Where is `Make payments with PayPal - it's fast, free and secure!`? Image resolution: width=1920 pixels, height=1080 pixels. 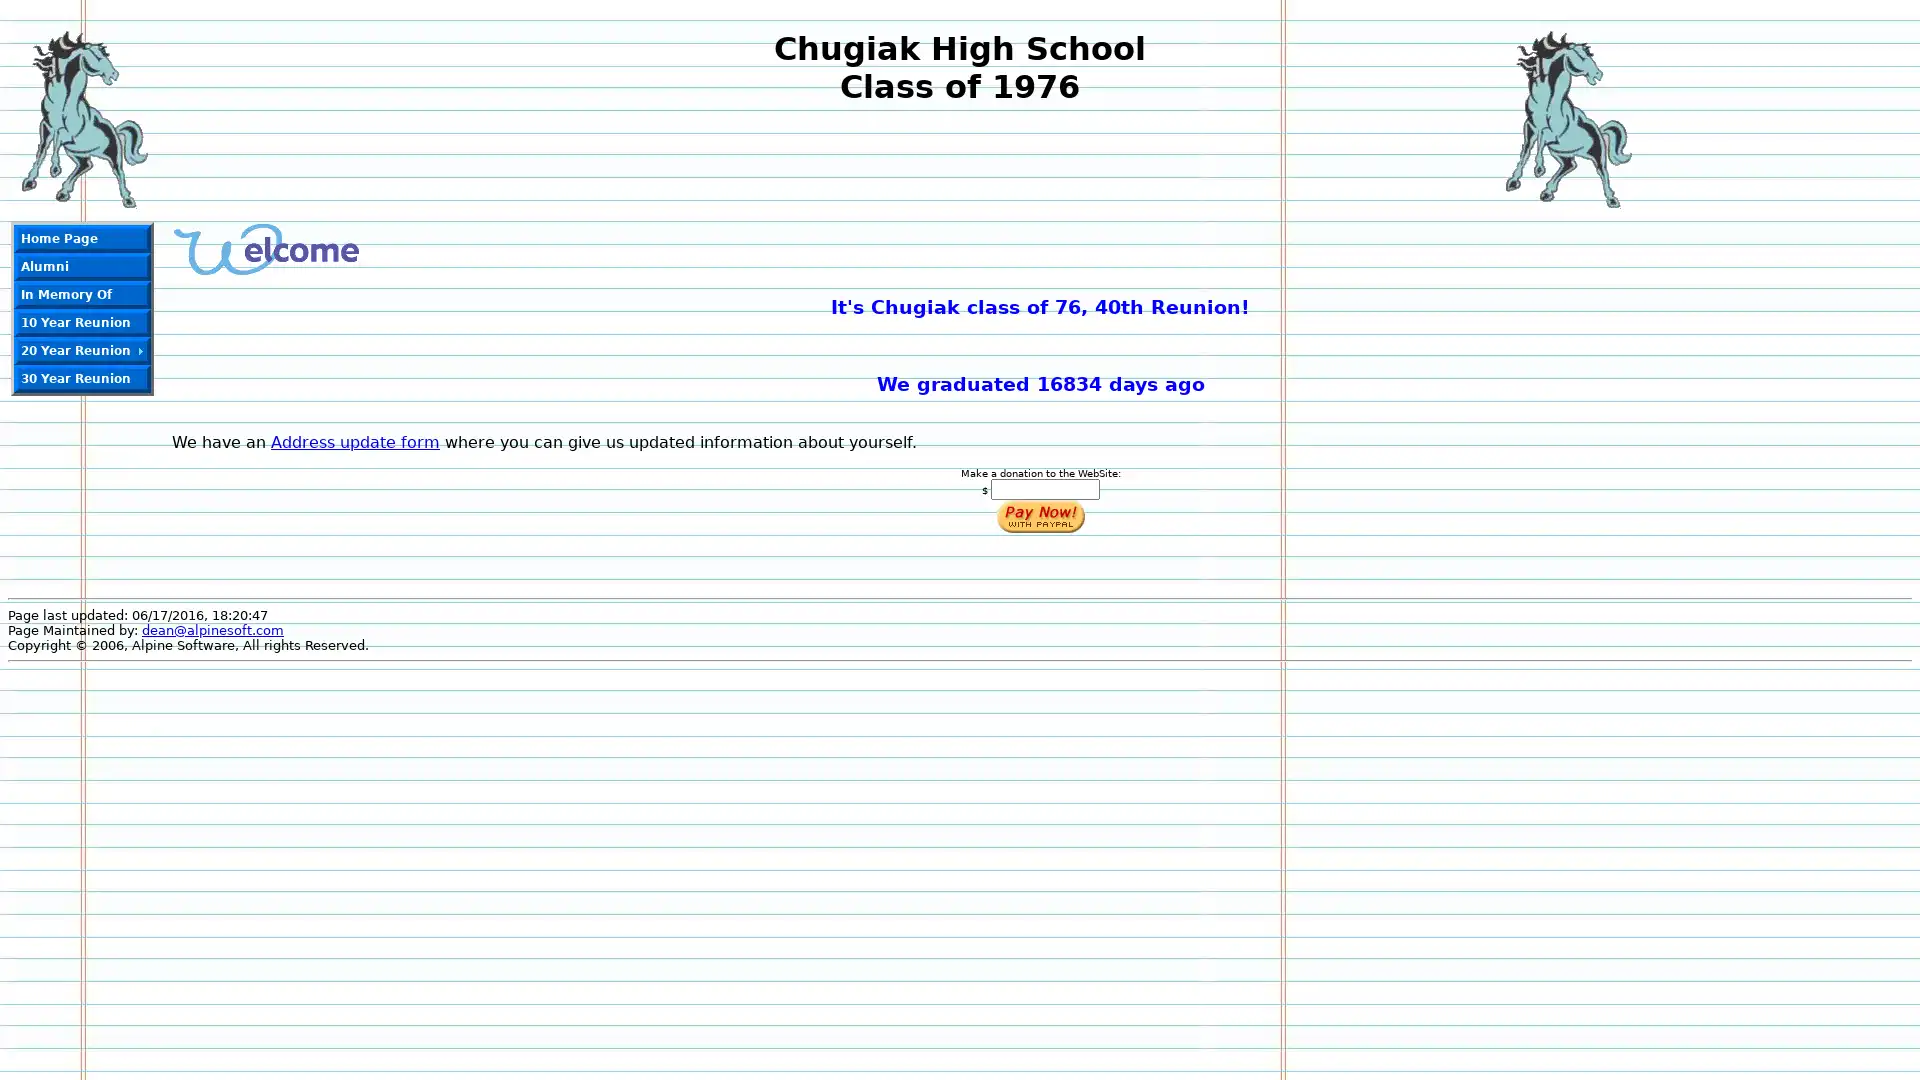 Make payments with PayPal - it's fast, free and secure! is located at coordinates (1040, 514).